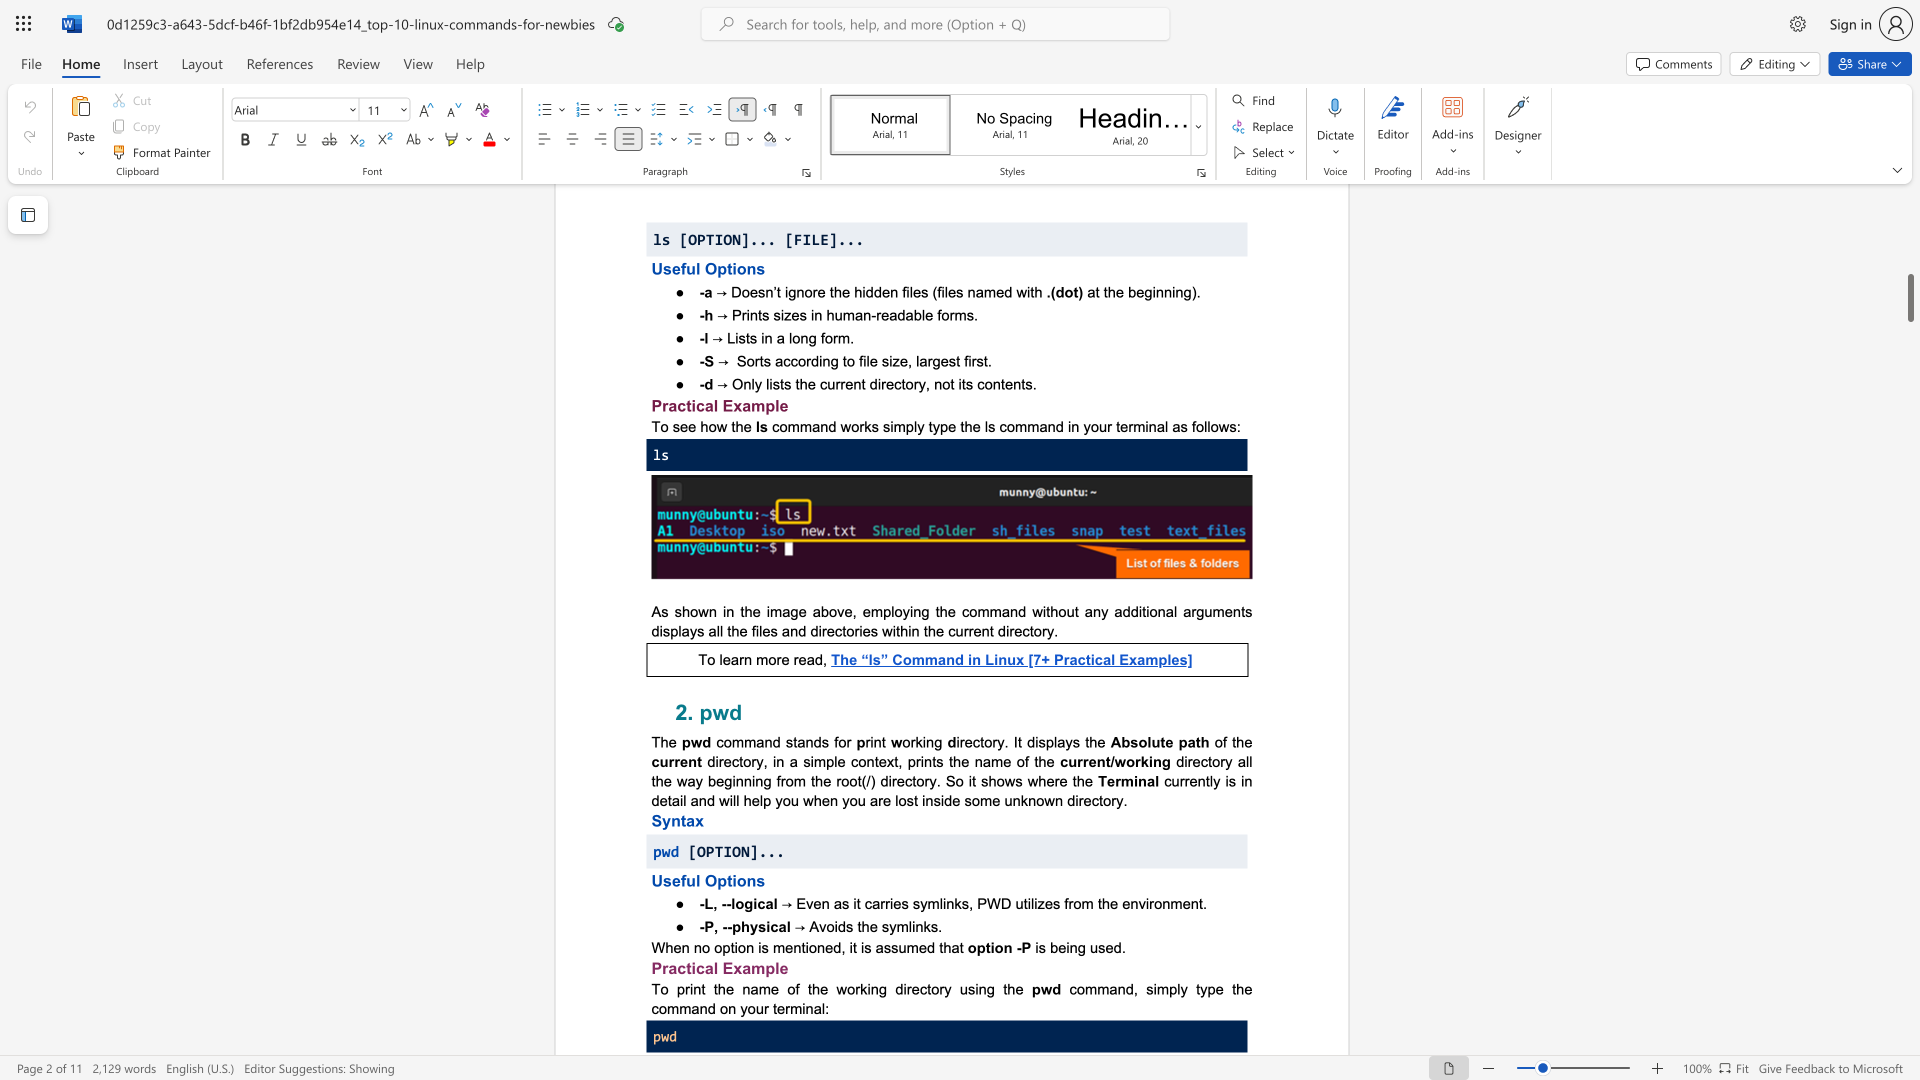 This screenshot has height=1080, width=1920. Describe the element at coordinates (1909, 238) in the screenshot. I see `the right-hand scrollbar to ascend the page` at that location.